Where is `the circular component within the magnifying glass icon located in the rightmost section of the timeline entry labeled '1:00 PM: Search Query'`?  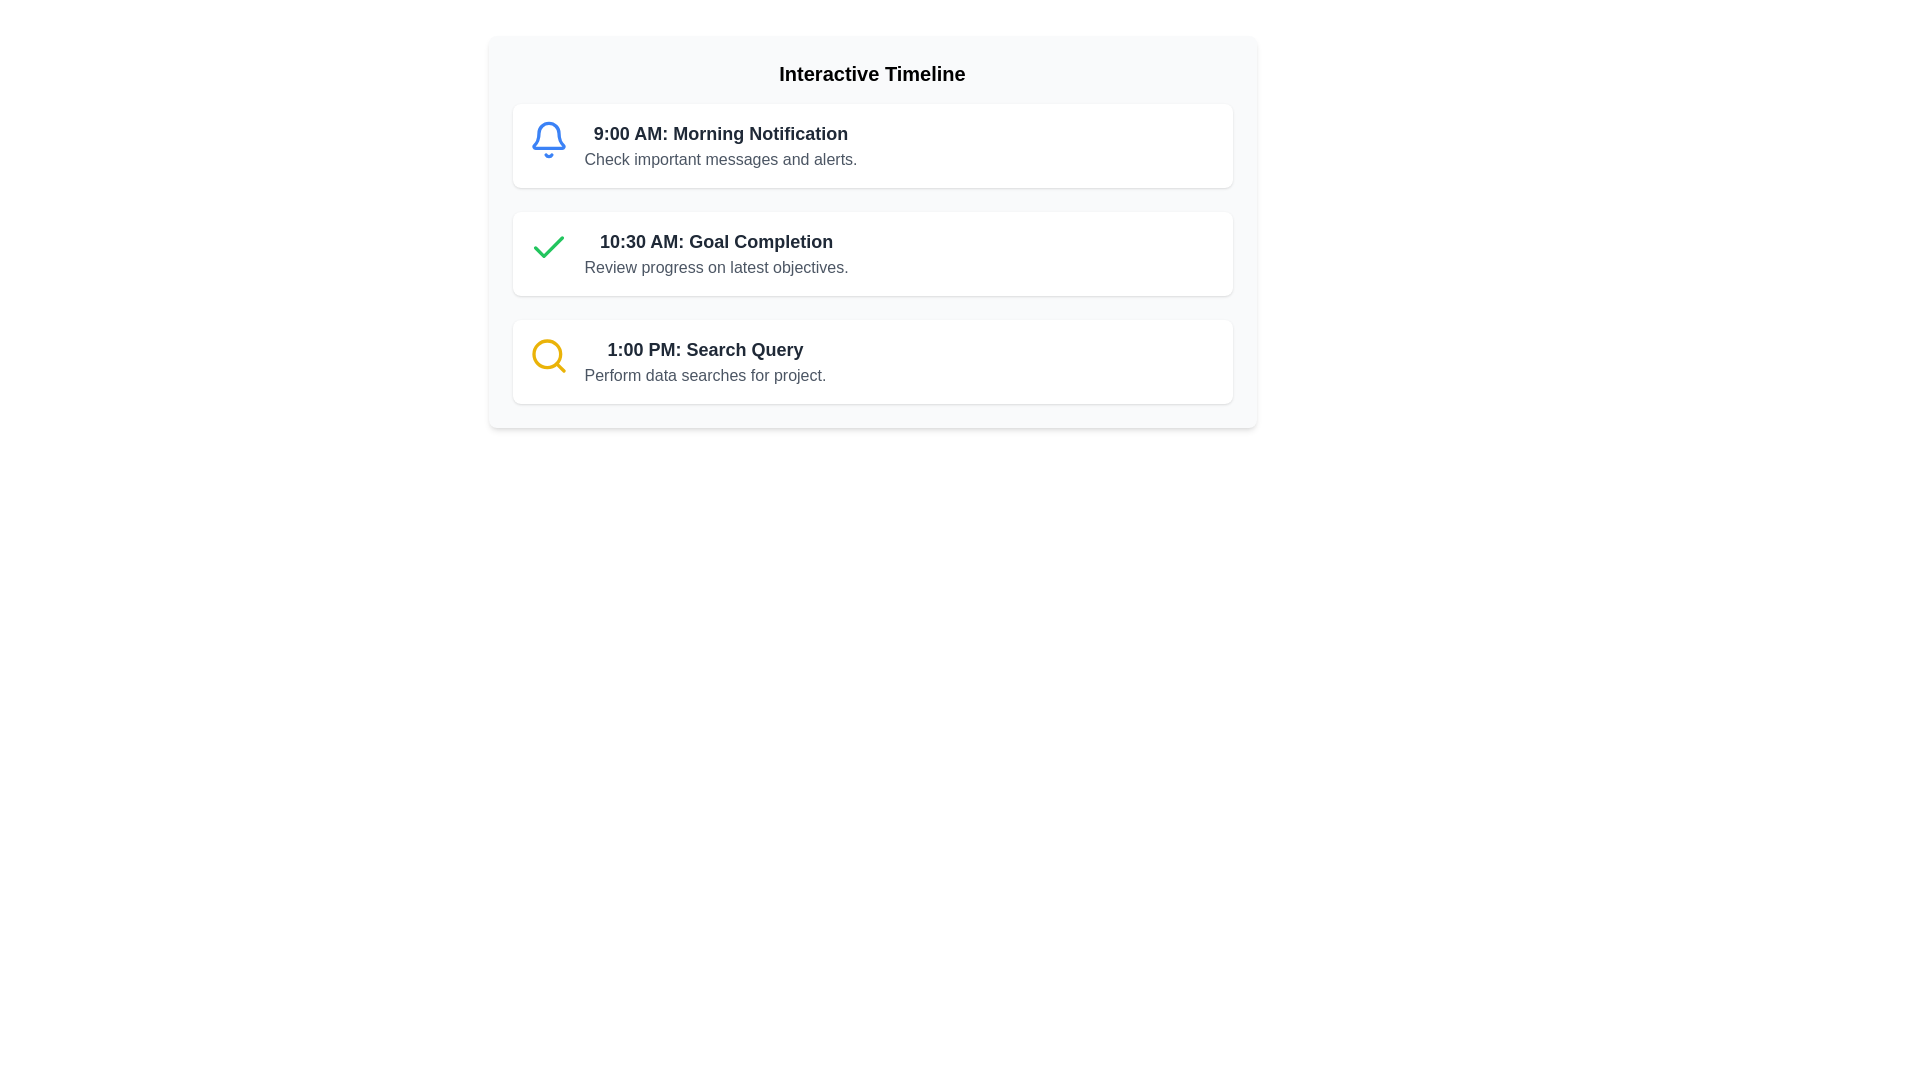 the circular component within the magnifying glass icon located in the rightmost section of the timeline entry labeled '1:00 PM: Search Query' is located at coordinates (546, 353).